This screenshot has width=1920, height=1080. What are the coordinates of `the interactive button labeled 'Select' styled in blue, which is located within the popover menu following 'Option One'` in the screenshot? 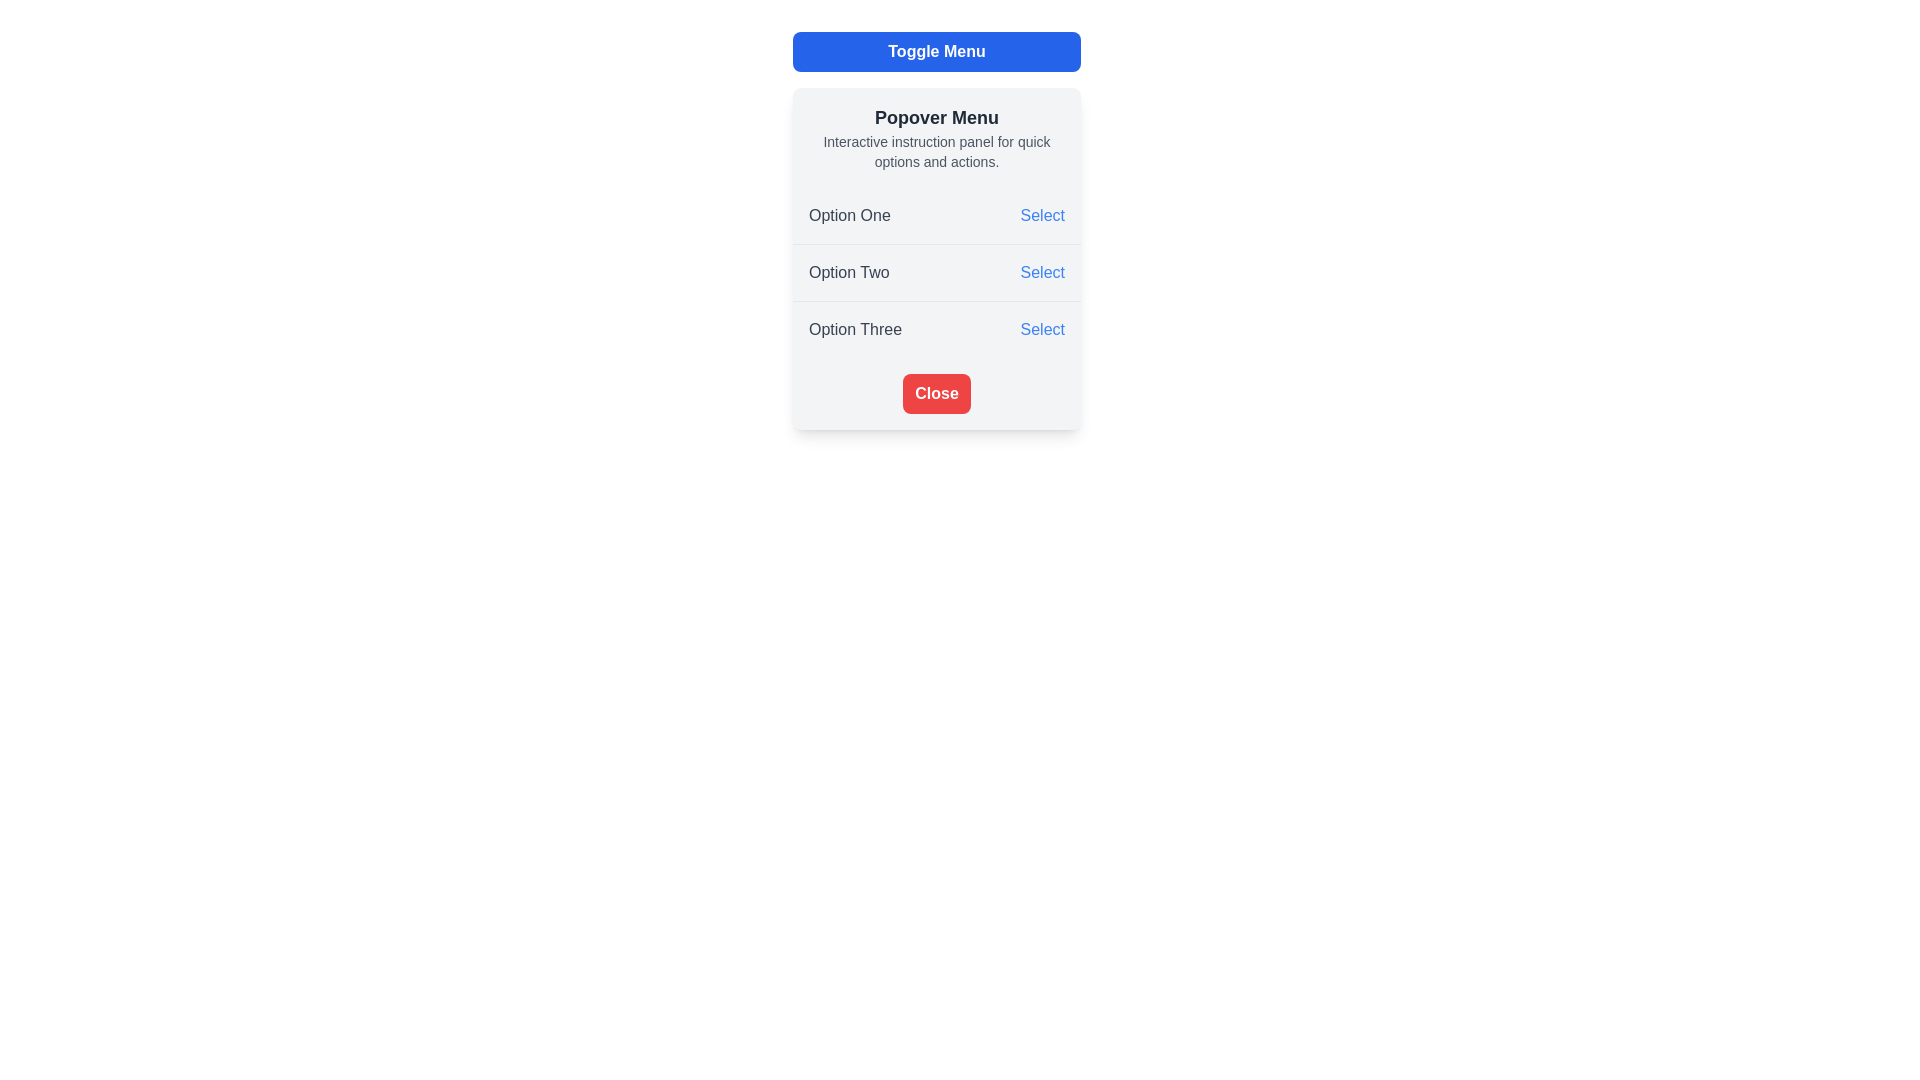 It's located at (1041, 216).